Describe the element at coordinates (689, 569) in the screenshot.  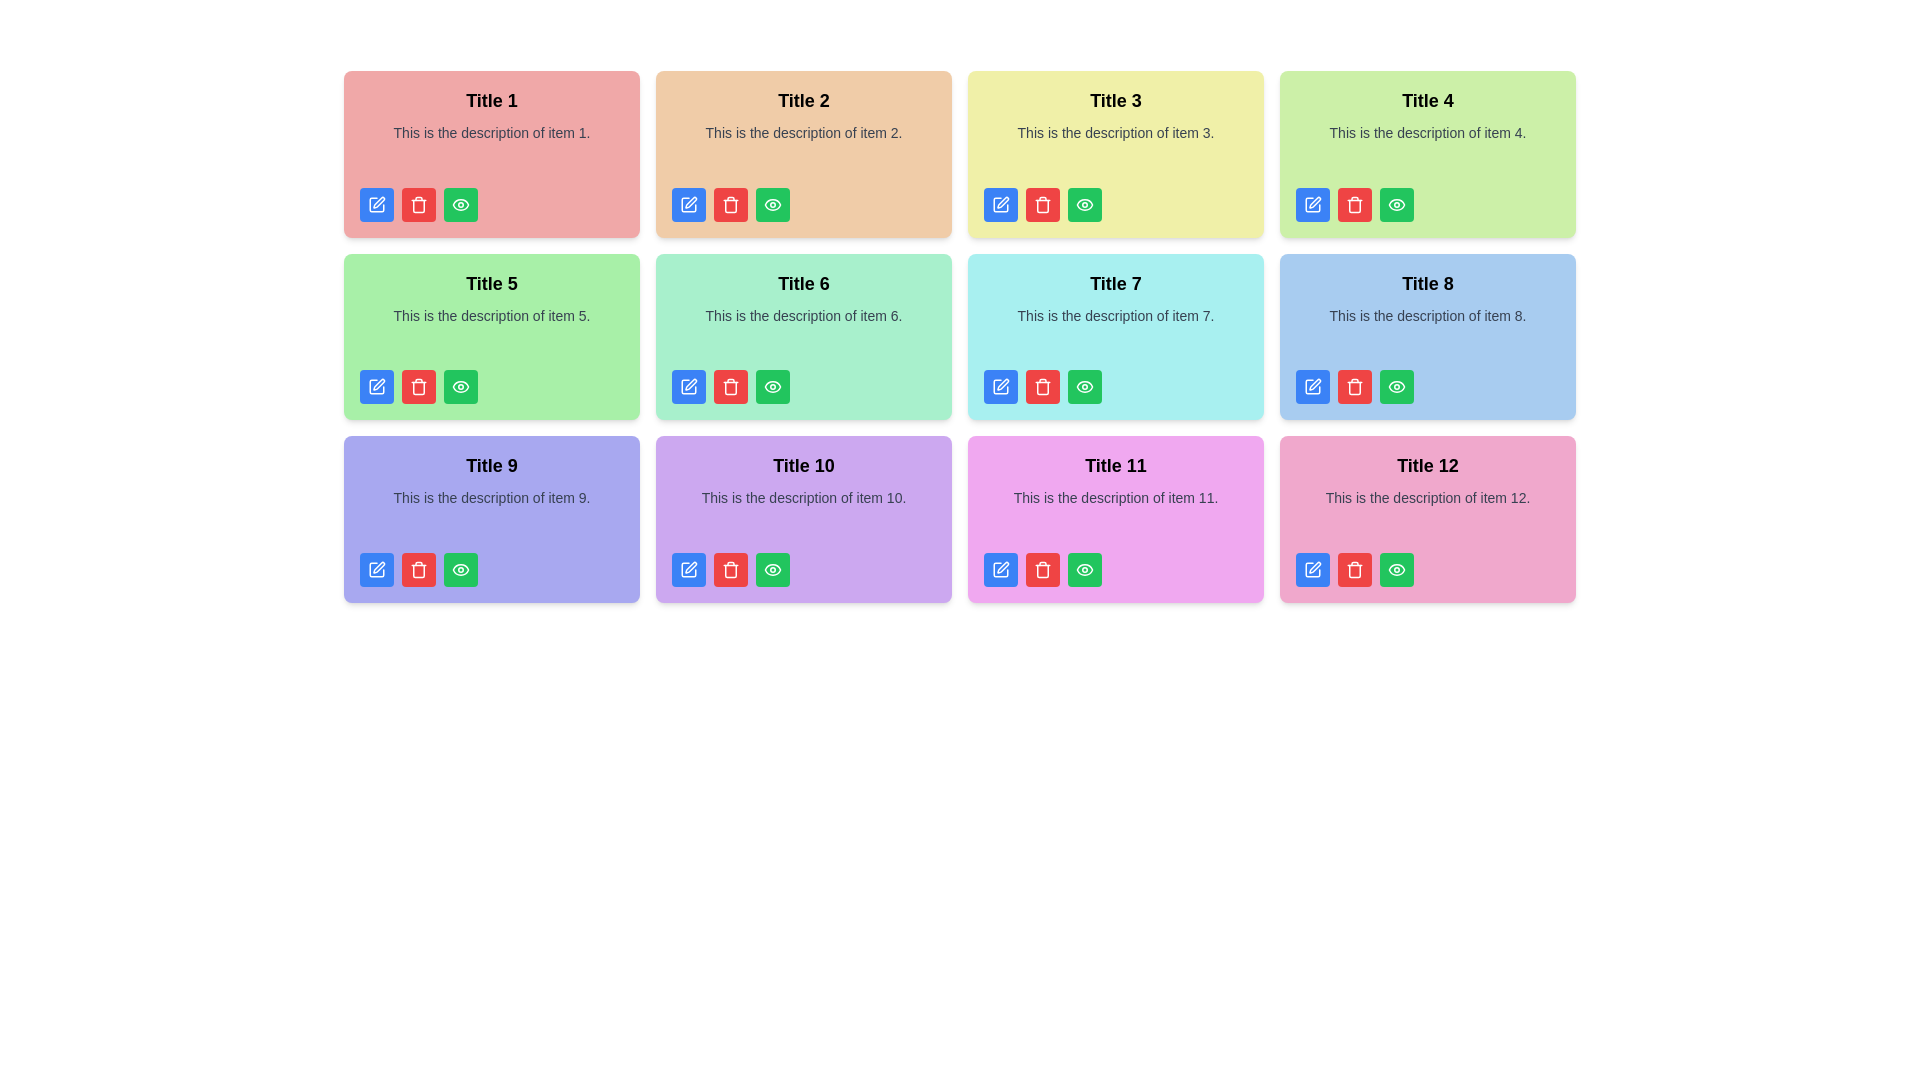
I see `the edit icon located within the blue button of the card labeled 'Title 10'` at that location.